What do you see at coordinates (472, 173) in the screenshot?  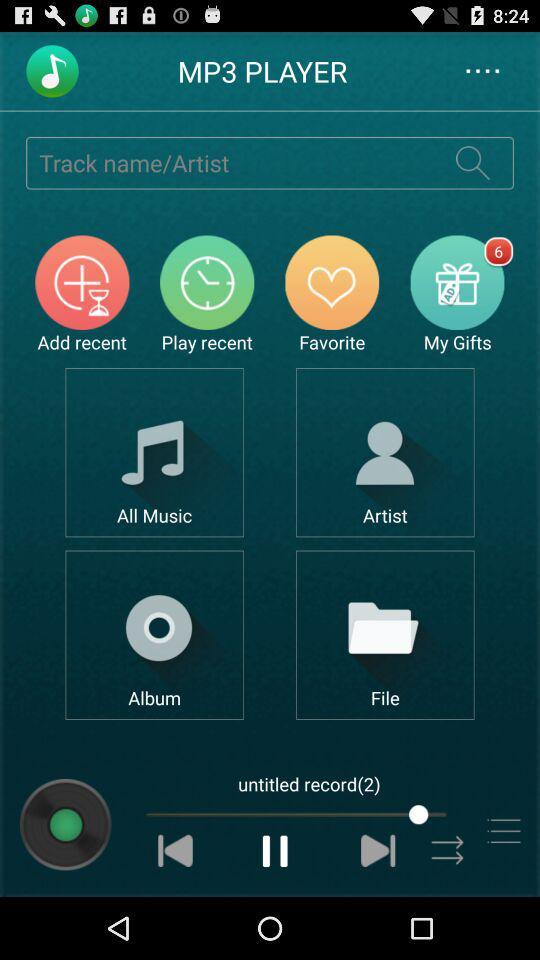 I see `the search icon` at bounding box center [472, 173].